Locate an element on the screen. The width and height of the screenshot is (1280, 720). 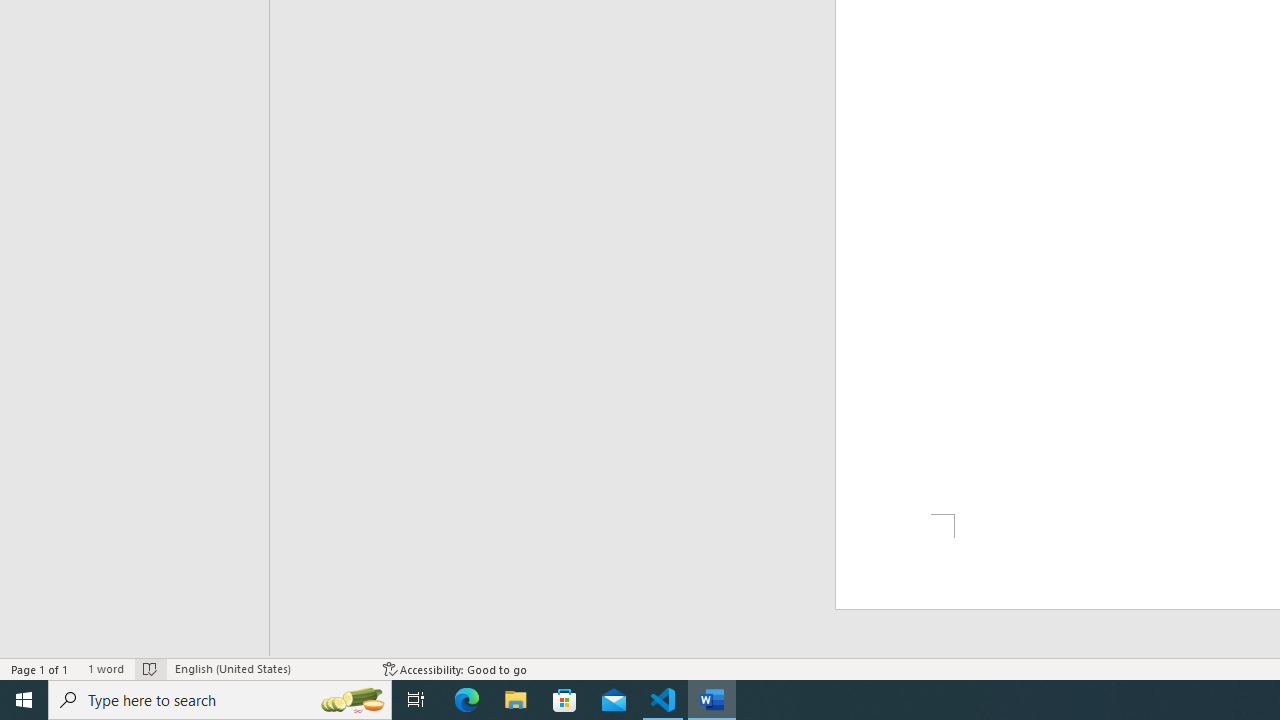
'Page Number Page 1 of 1' is located at coordinates (40, 669).